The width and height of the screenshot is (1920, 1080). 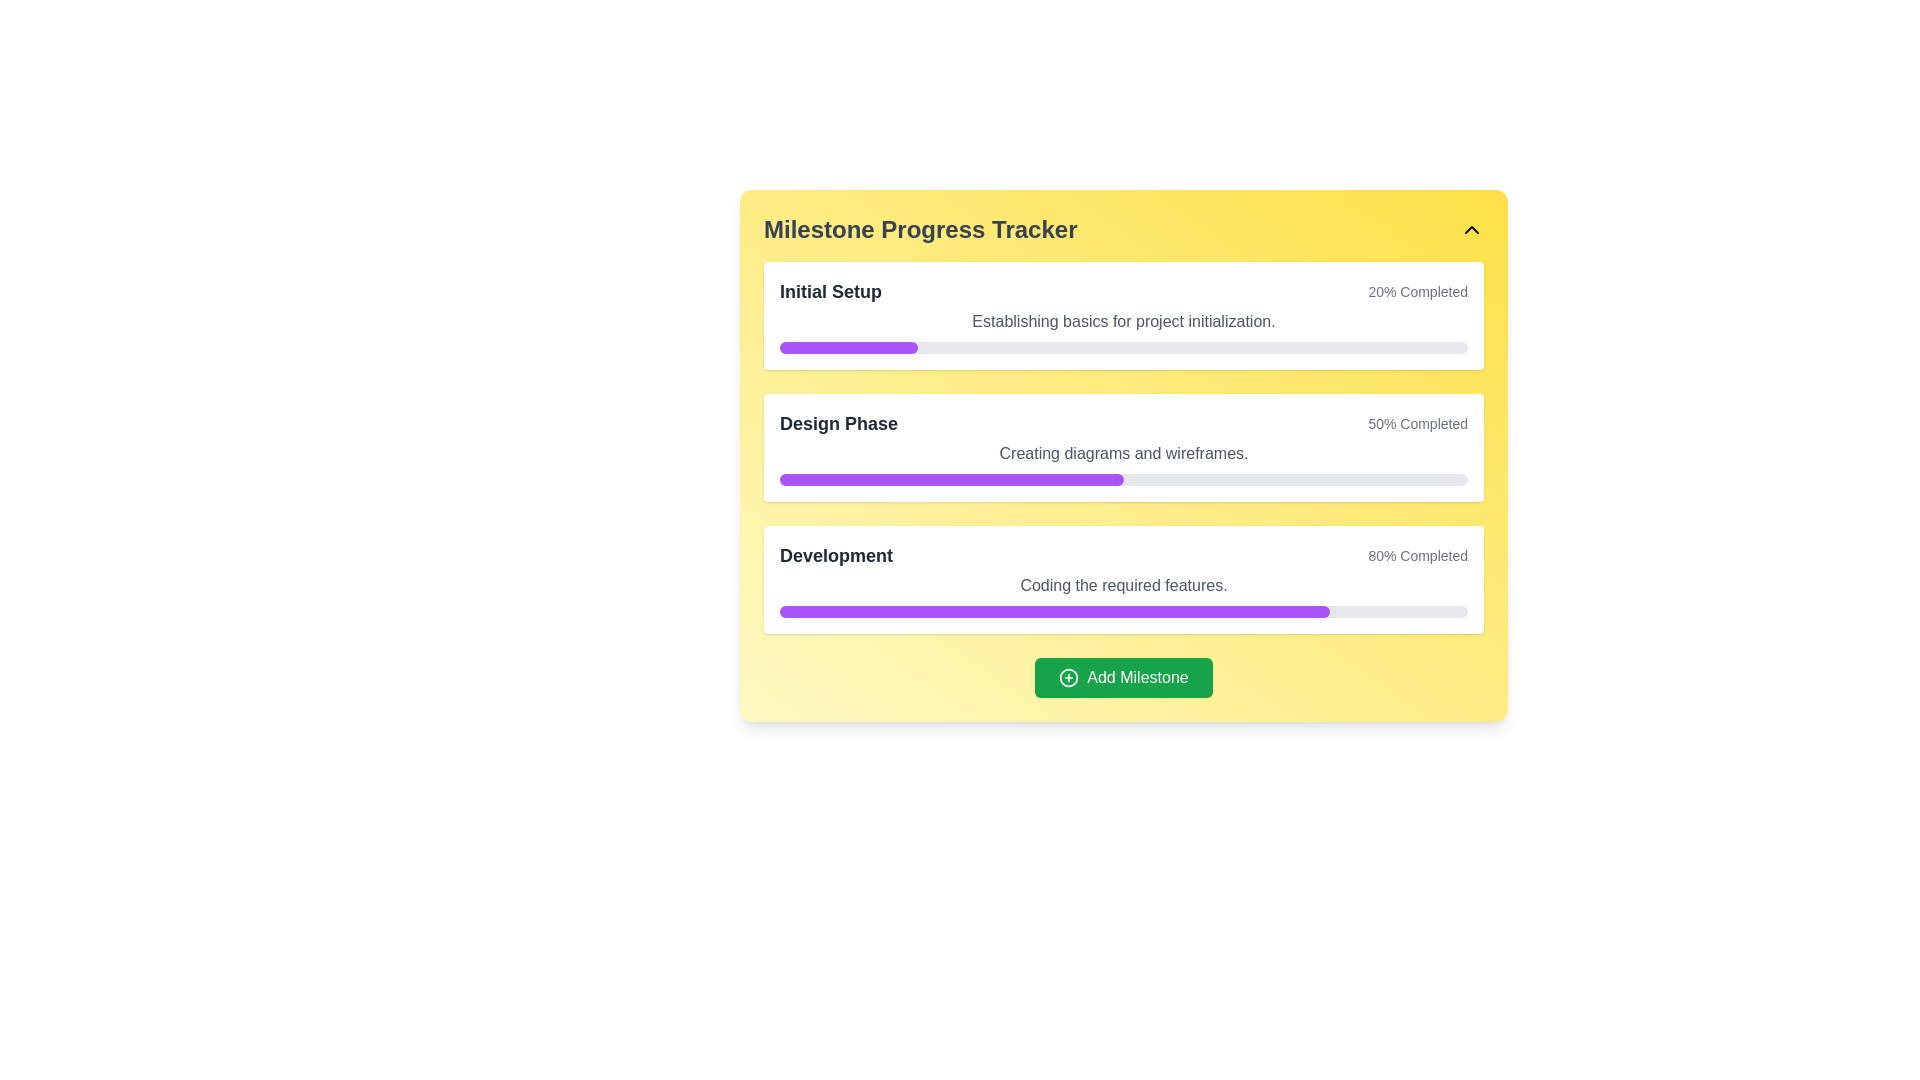 What do you see at coordinates (839, 423) in the screenshot?
I see `text 'Design Phase' from the bold text label located on the left side of the second milestone card in the progress tracker interface` at bounding box center [839, 423].